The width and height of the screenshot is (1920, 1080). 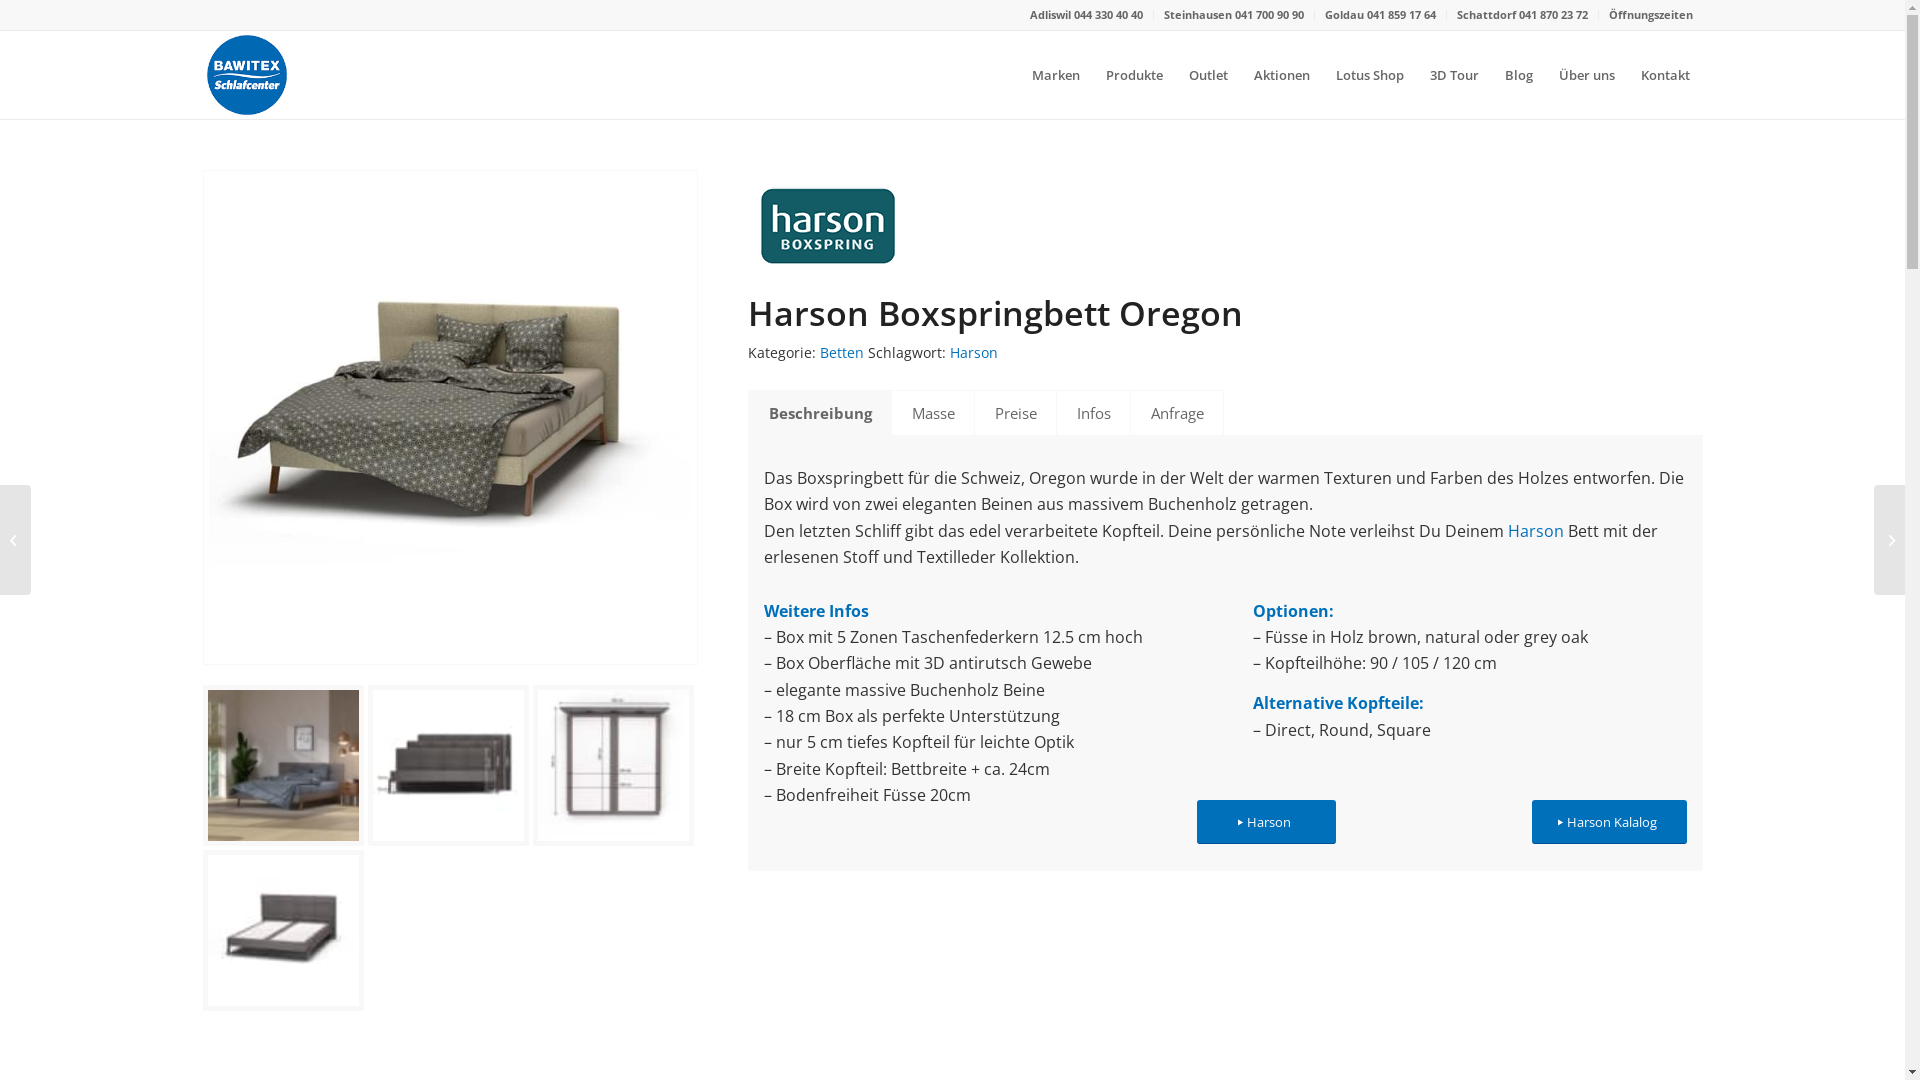 What do you see at coordinates (1090, 73) in the screenshot?
I see `'Produkte'` at bounding box center [1090, 73].